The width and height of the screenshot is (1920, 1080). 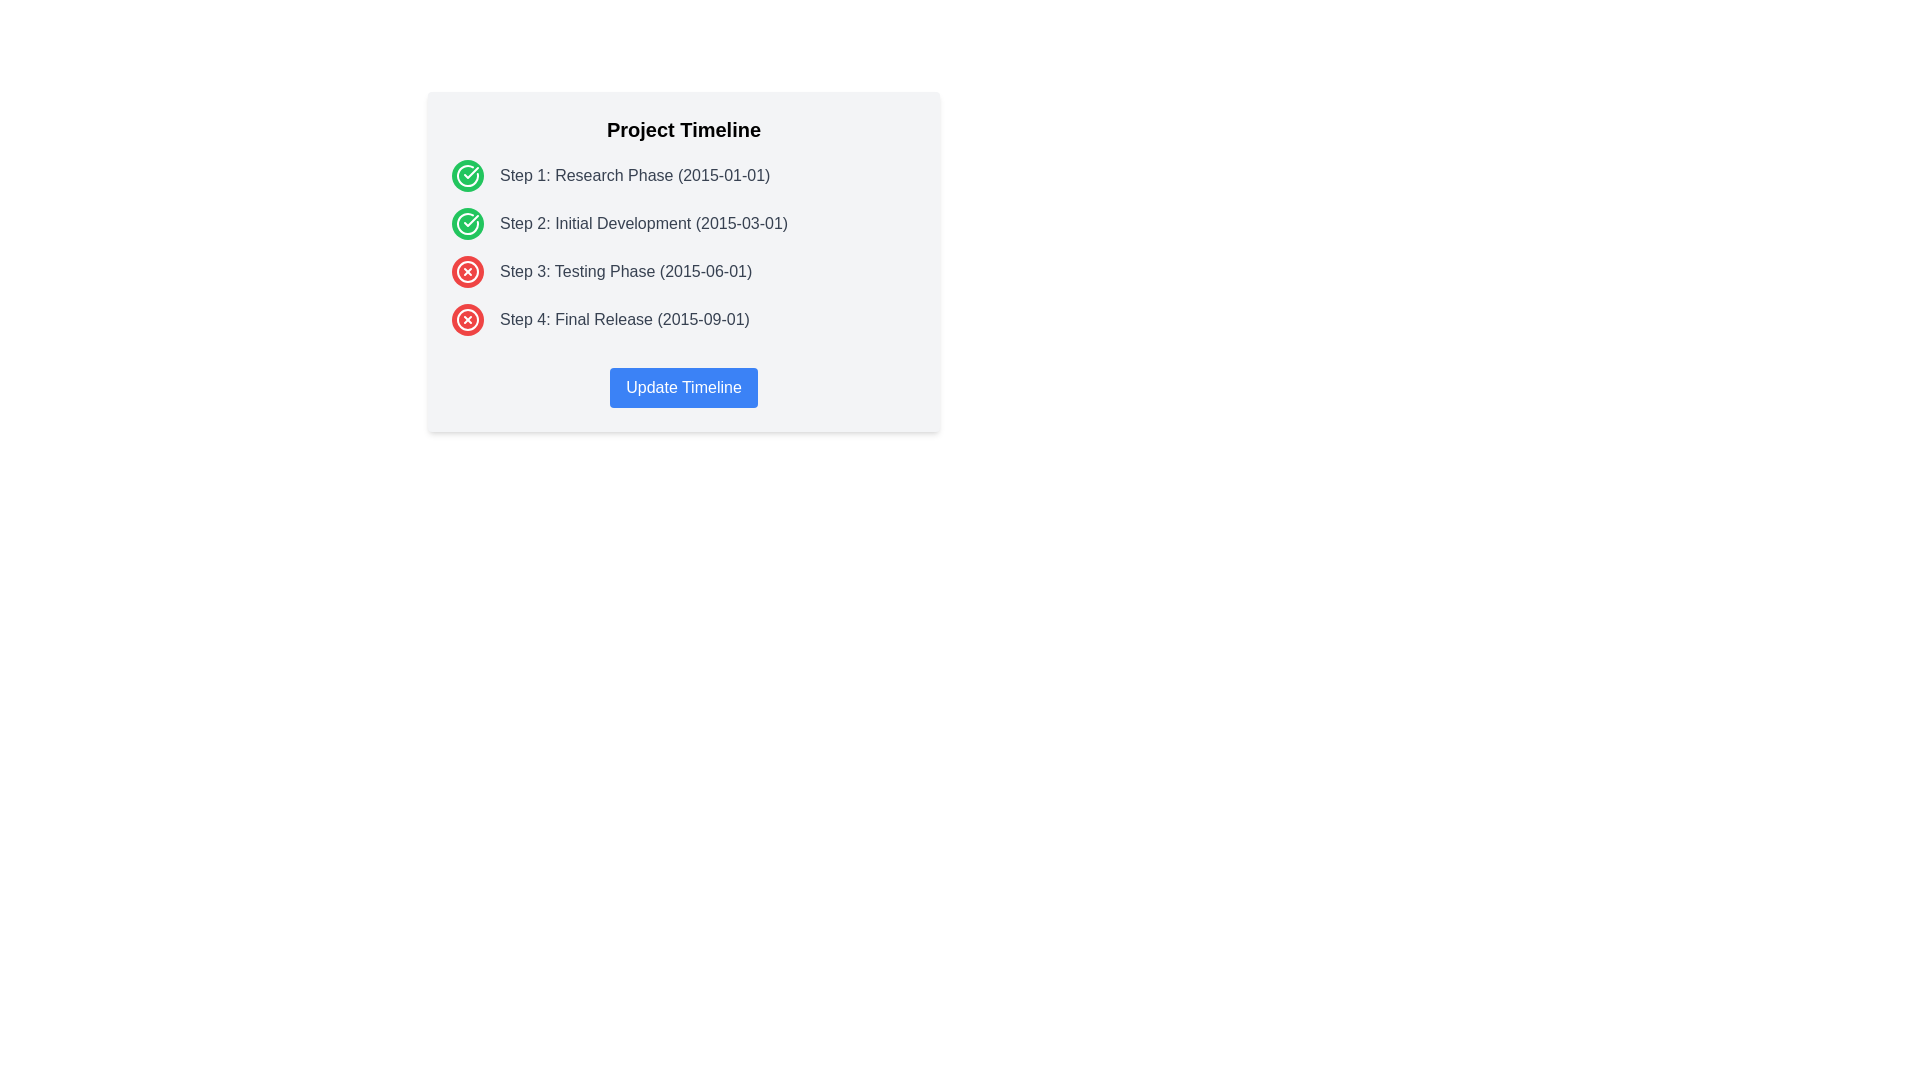 I want to click on the last step in the timeline, which is represented by a red icon and a cross symbol, indicating its specific status, so click(x=684, y=319).